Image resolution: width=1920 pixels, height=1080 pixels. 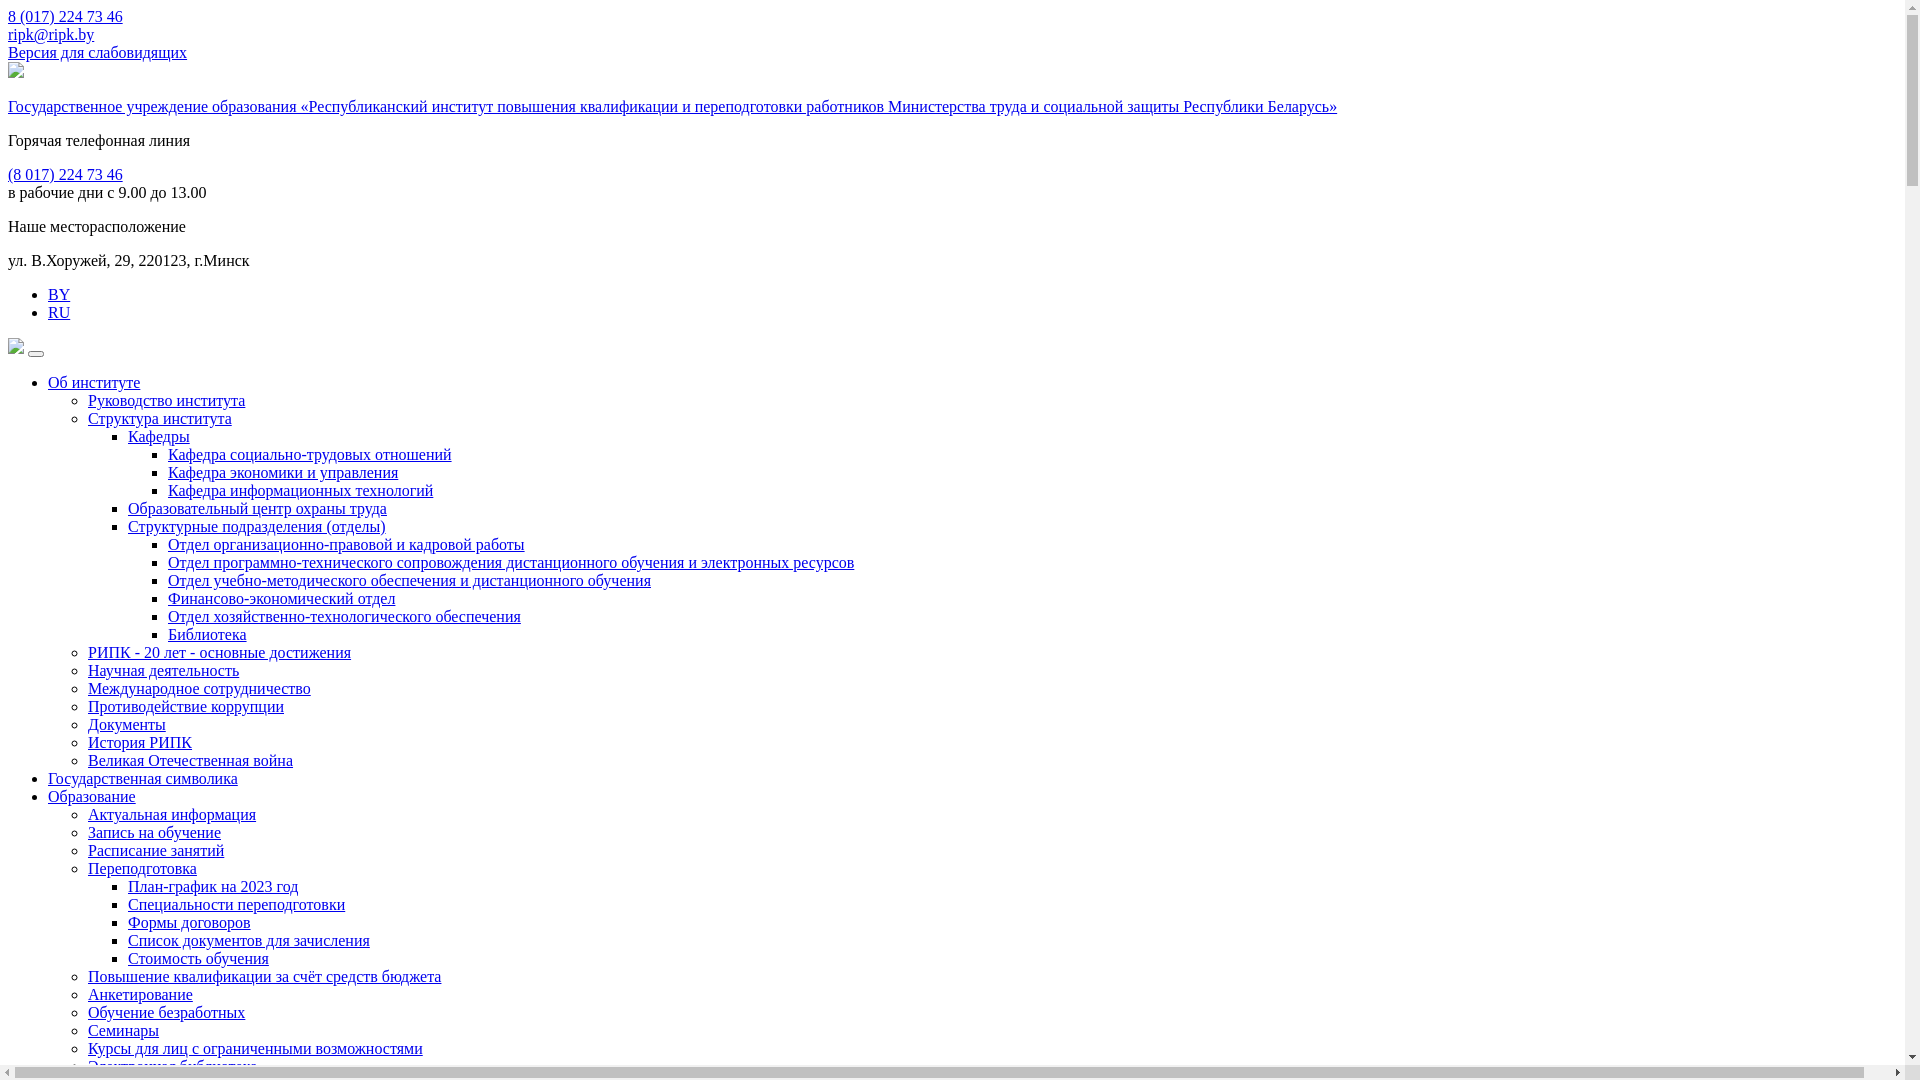 I want to click on 'ripk@ripk.by', so click(x=51, y=34).